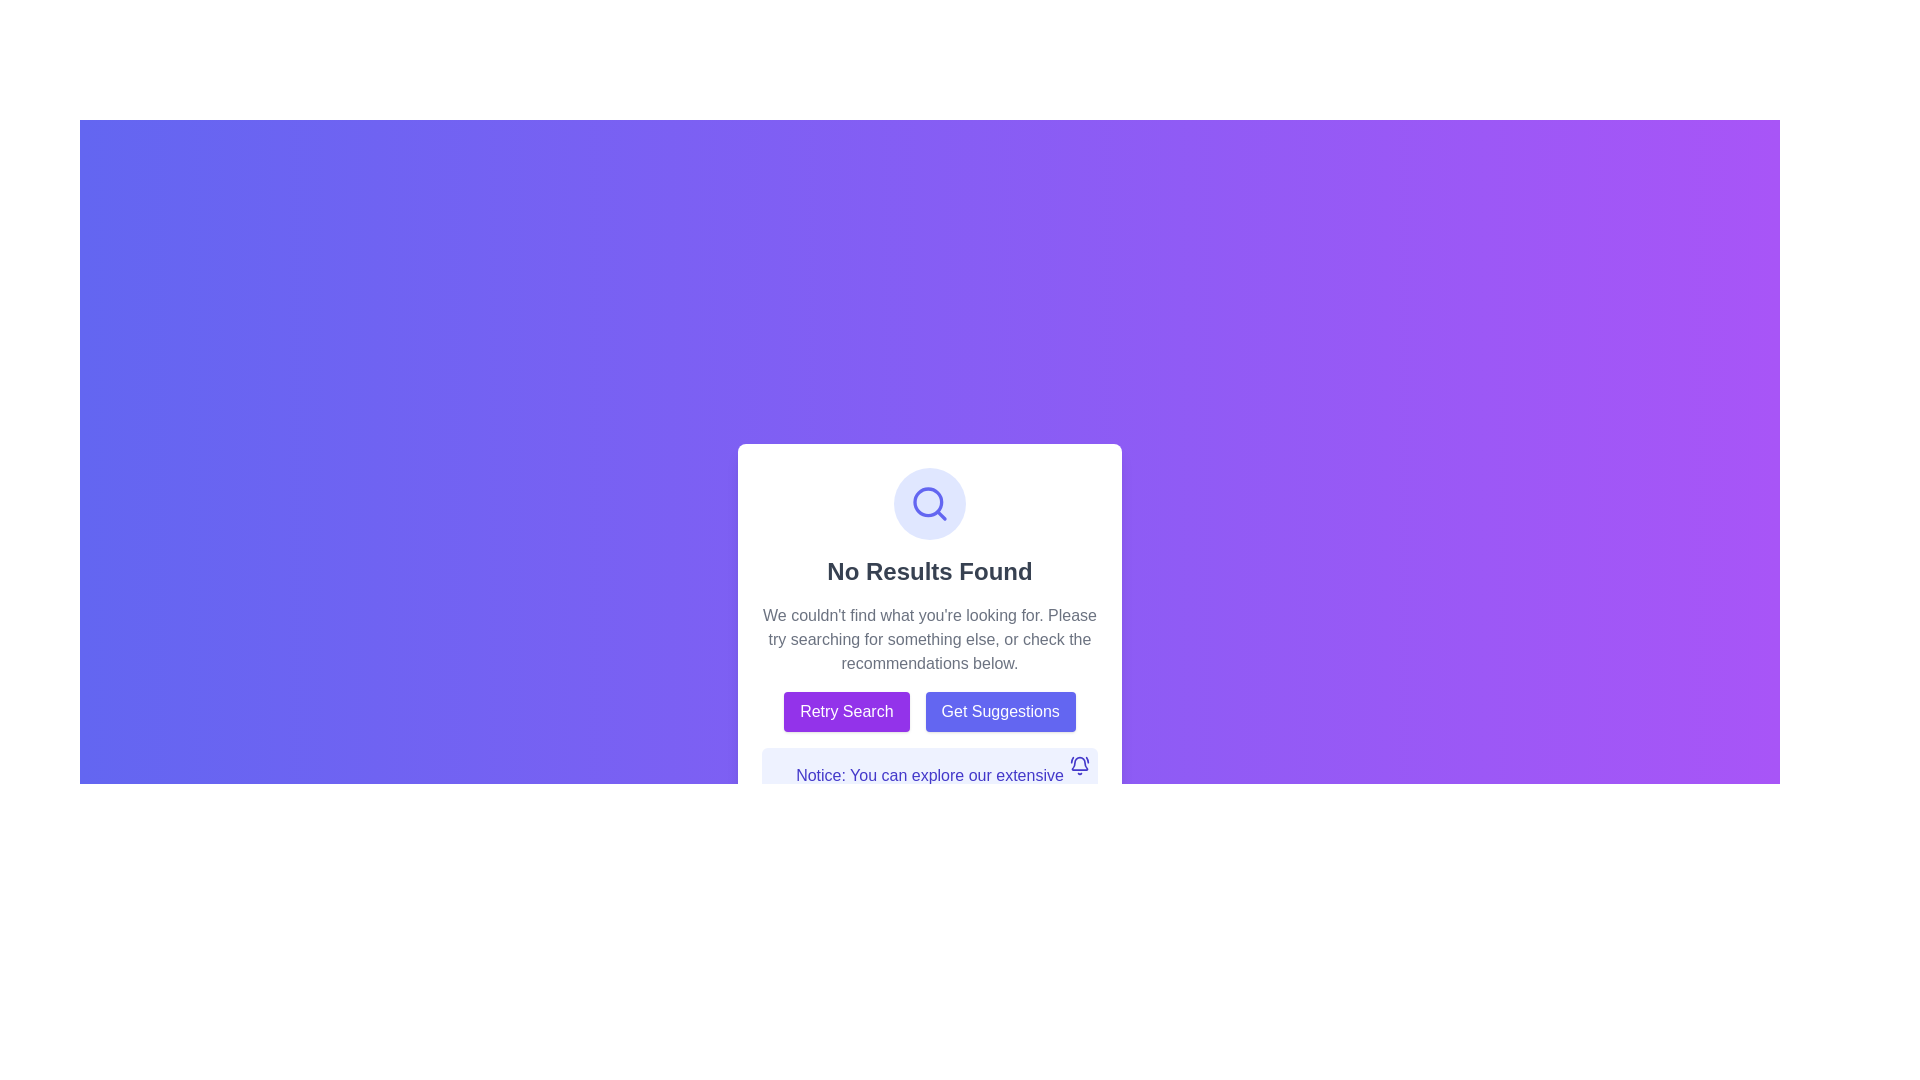 This screenshot has width=1920, height=1080. I want to click on the Interactive icon (Notification bell) located in the top-right corner of the light-indigo notice box at the bottom of the central card, so click(1079, 765).